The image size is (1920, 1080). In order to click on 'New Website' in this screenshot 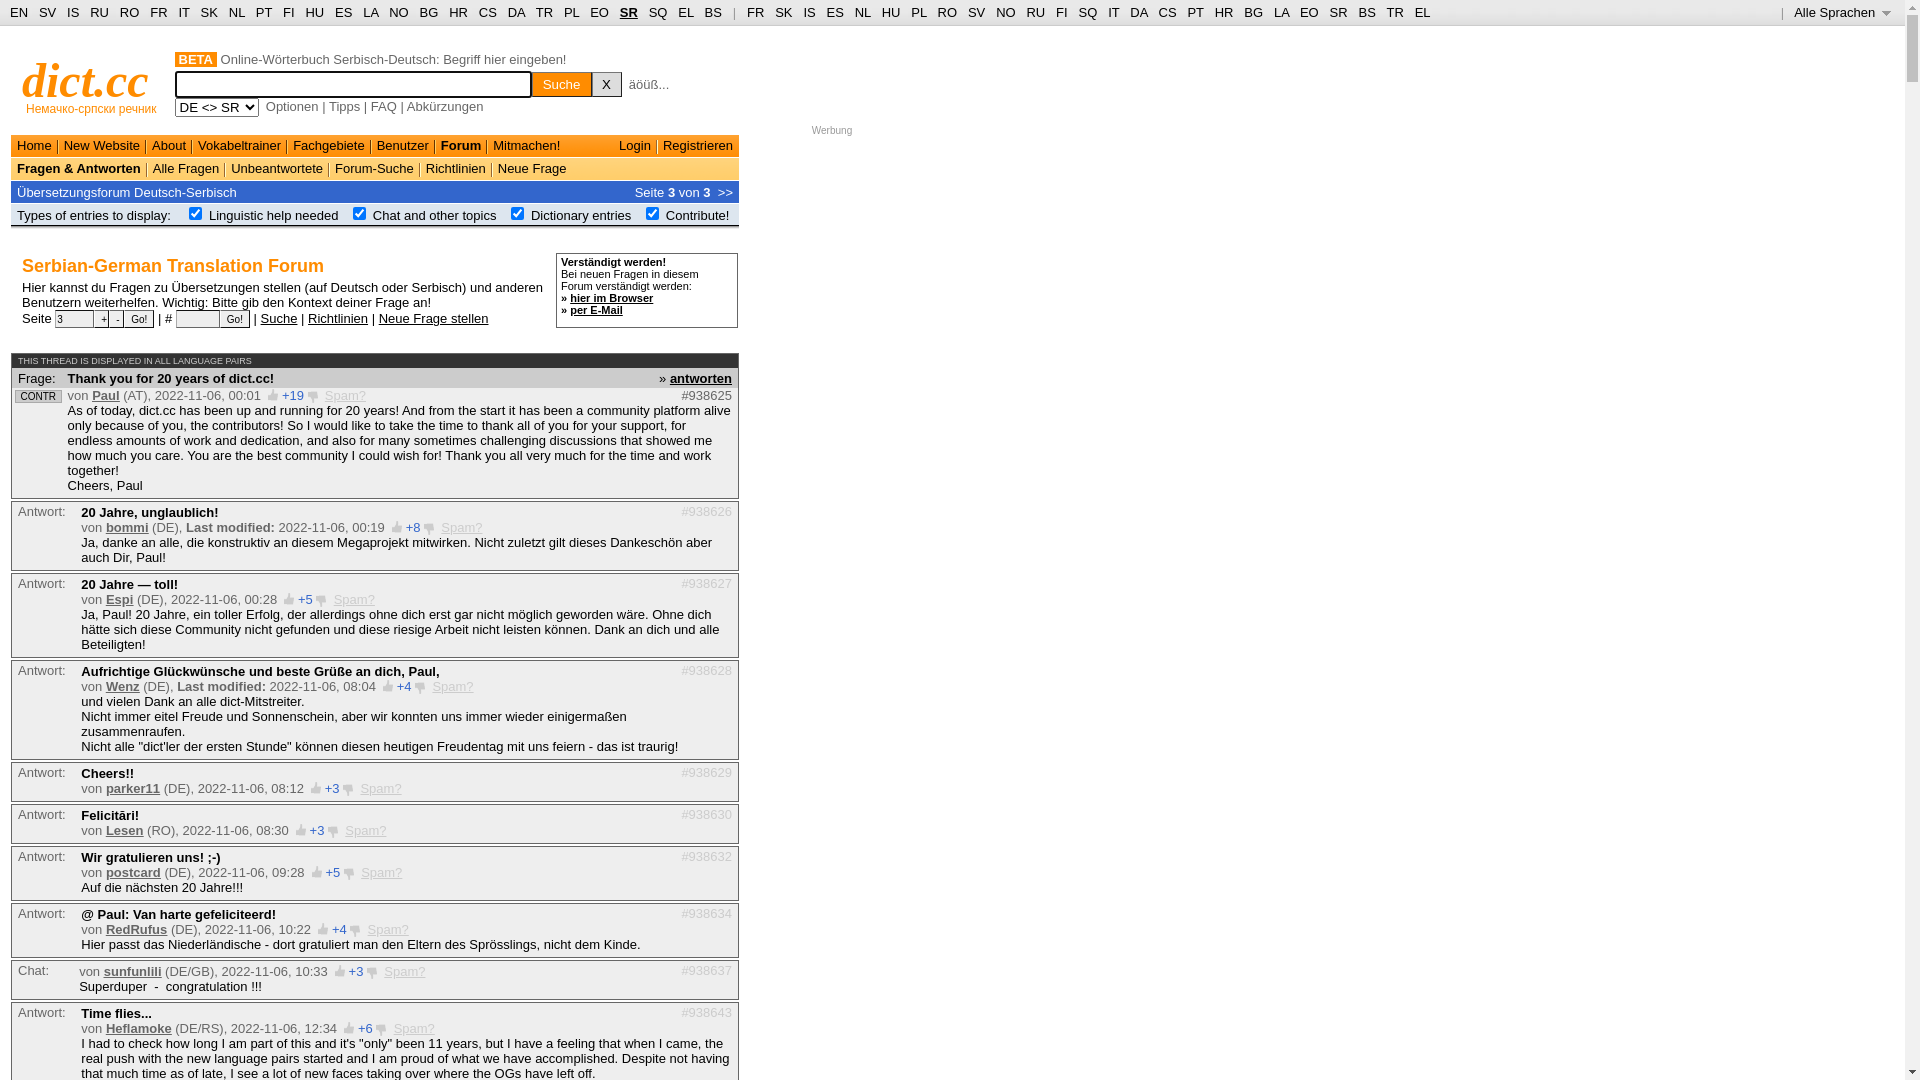, I will do `click(100, 144)`.